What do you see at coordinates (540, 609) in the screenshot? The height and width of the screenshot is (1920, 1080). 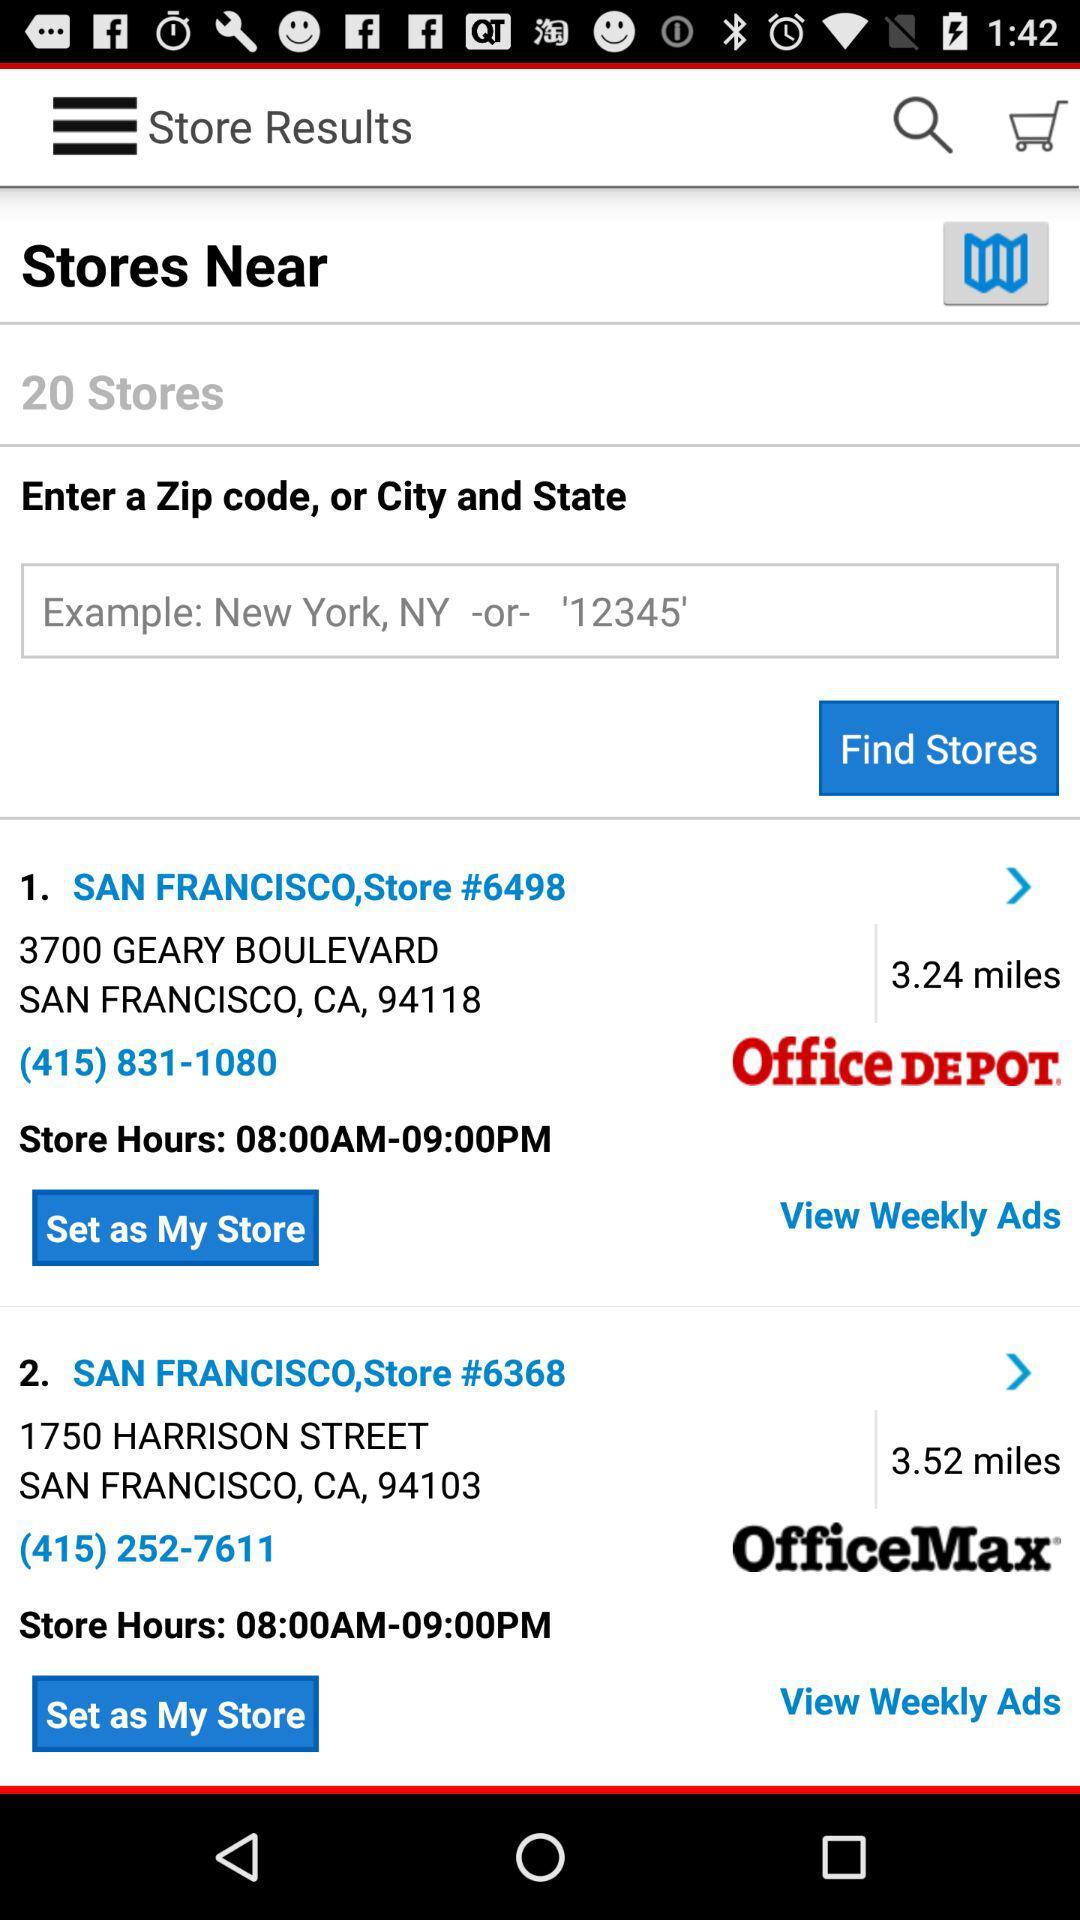 I see `a zip code city or state` at bounding box center [540, 609].